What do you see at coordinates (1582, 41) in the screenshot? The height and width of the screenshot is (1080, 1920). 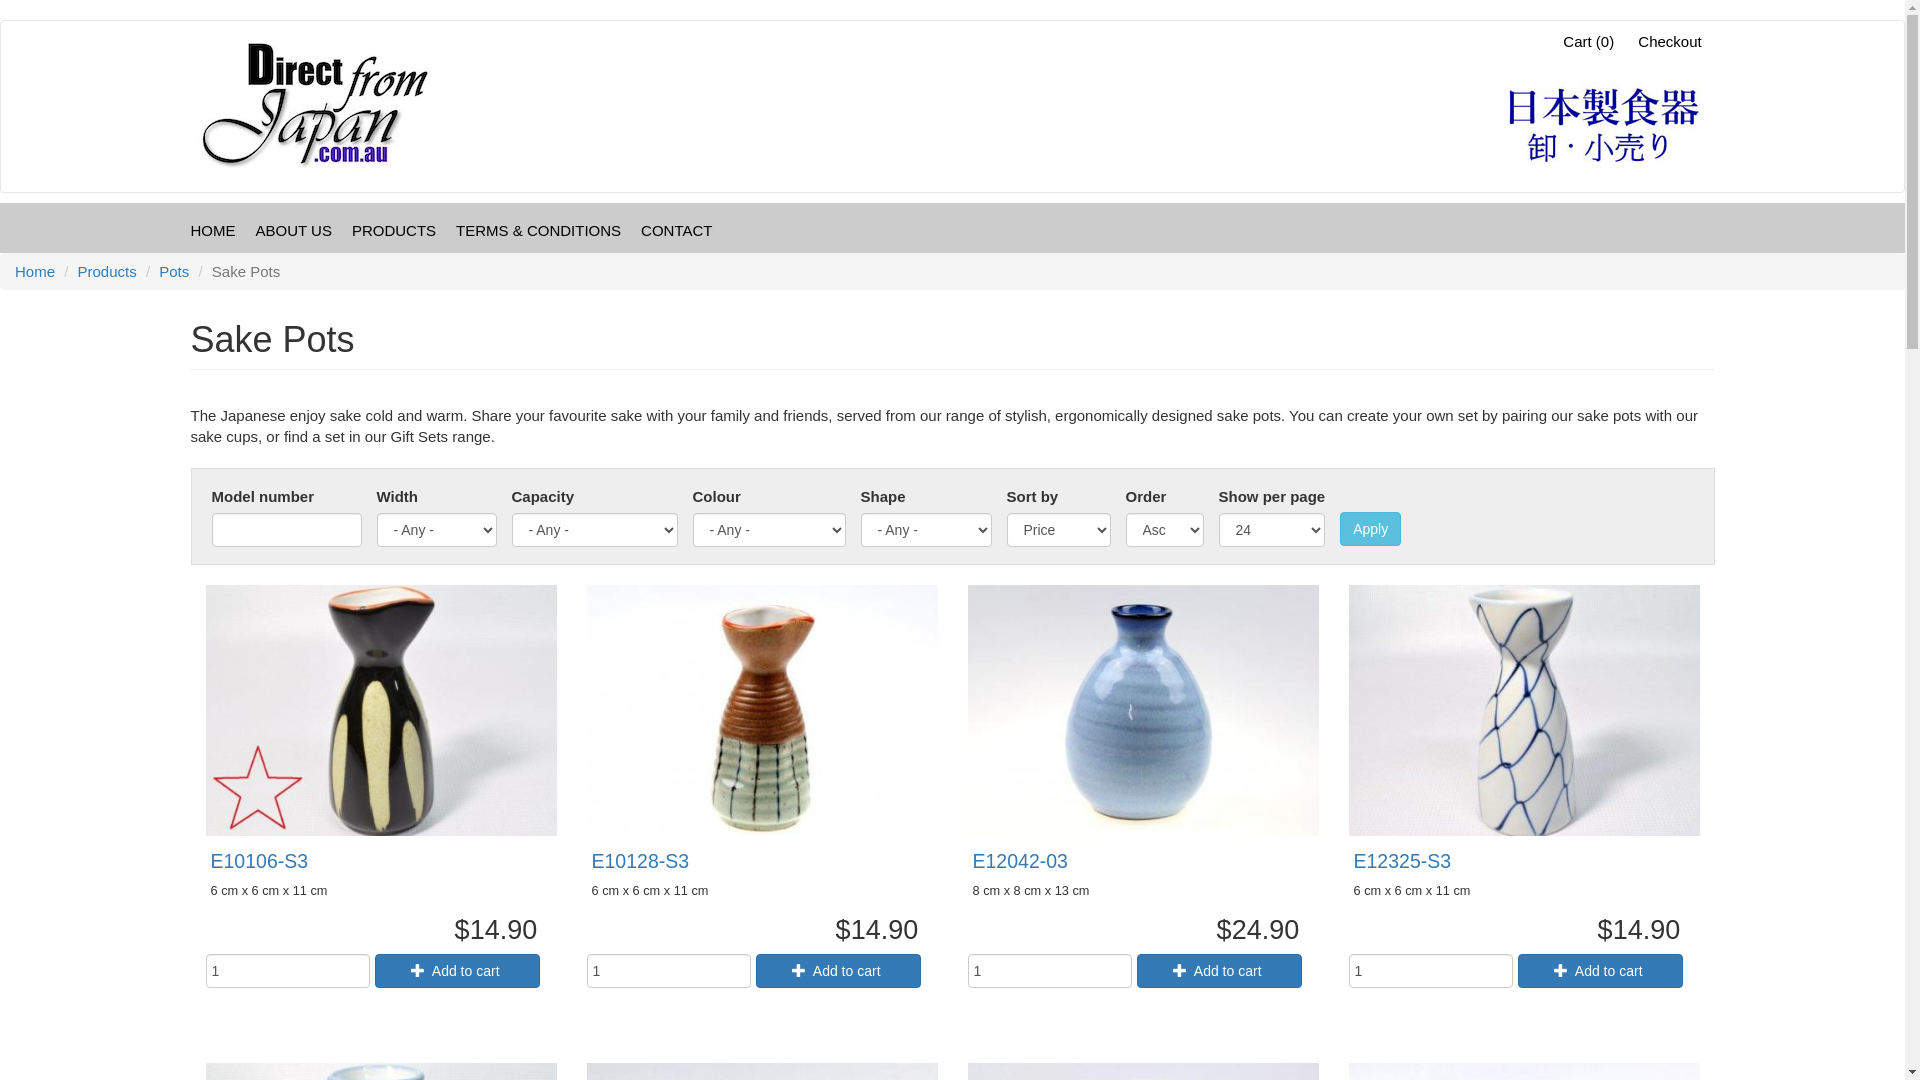 I see `'Cart (0)'` at bounding box center [1582, 41].